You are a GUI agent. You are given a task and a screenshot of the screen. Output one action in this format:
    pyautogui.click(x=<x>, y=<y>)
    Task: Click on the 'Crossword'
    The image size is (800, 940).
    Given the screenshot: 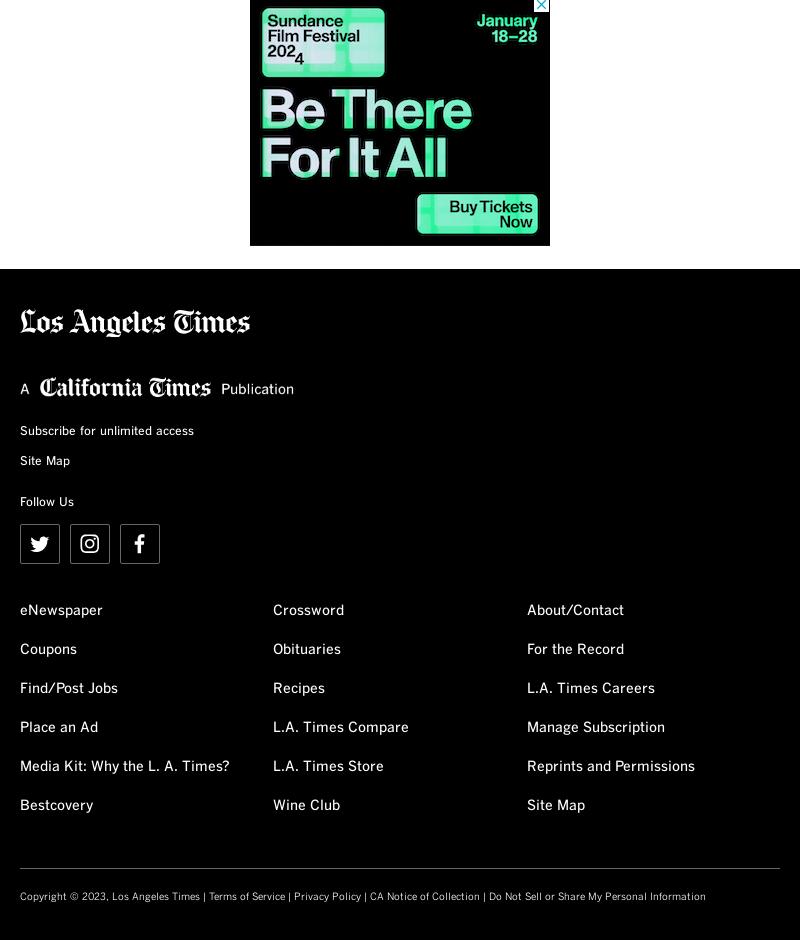 What is the action you would take?
    pyautogui.click(x=307, y=610)
    